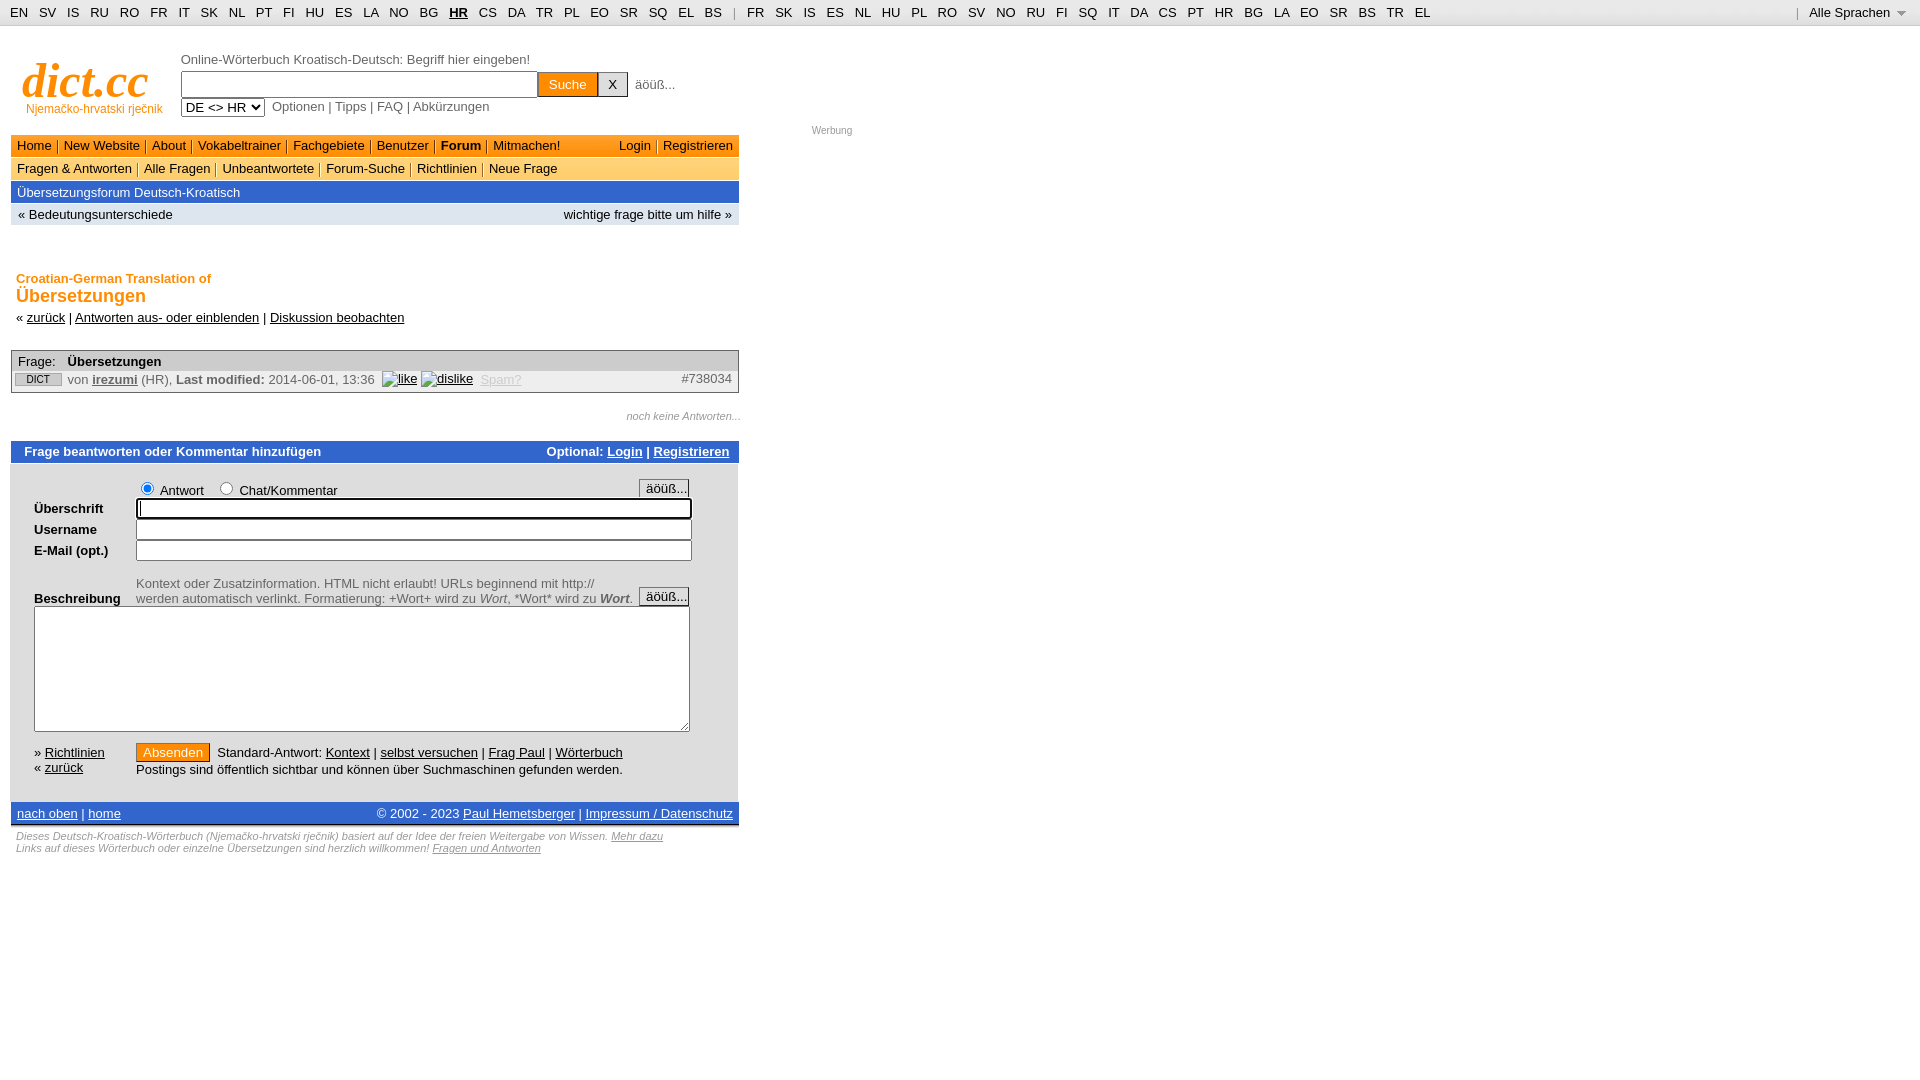  What do you see at coordinates (1385, 12) in the screenshot?
I see `'TR'` at bounding box center [1385, 12].